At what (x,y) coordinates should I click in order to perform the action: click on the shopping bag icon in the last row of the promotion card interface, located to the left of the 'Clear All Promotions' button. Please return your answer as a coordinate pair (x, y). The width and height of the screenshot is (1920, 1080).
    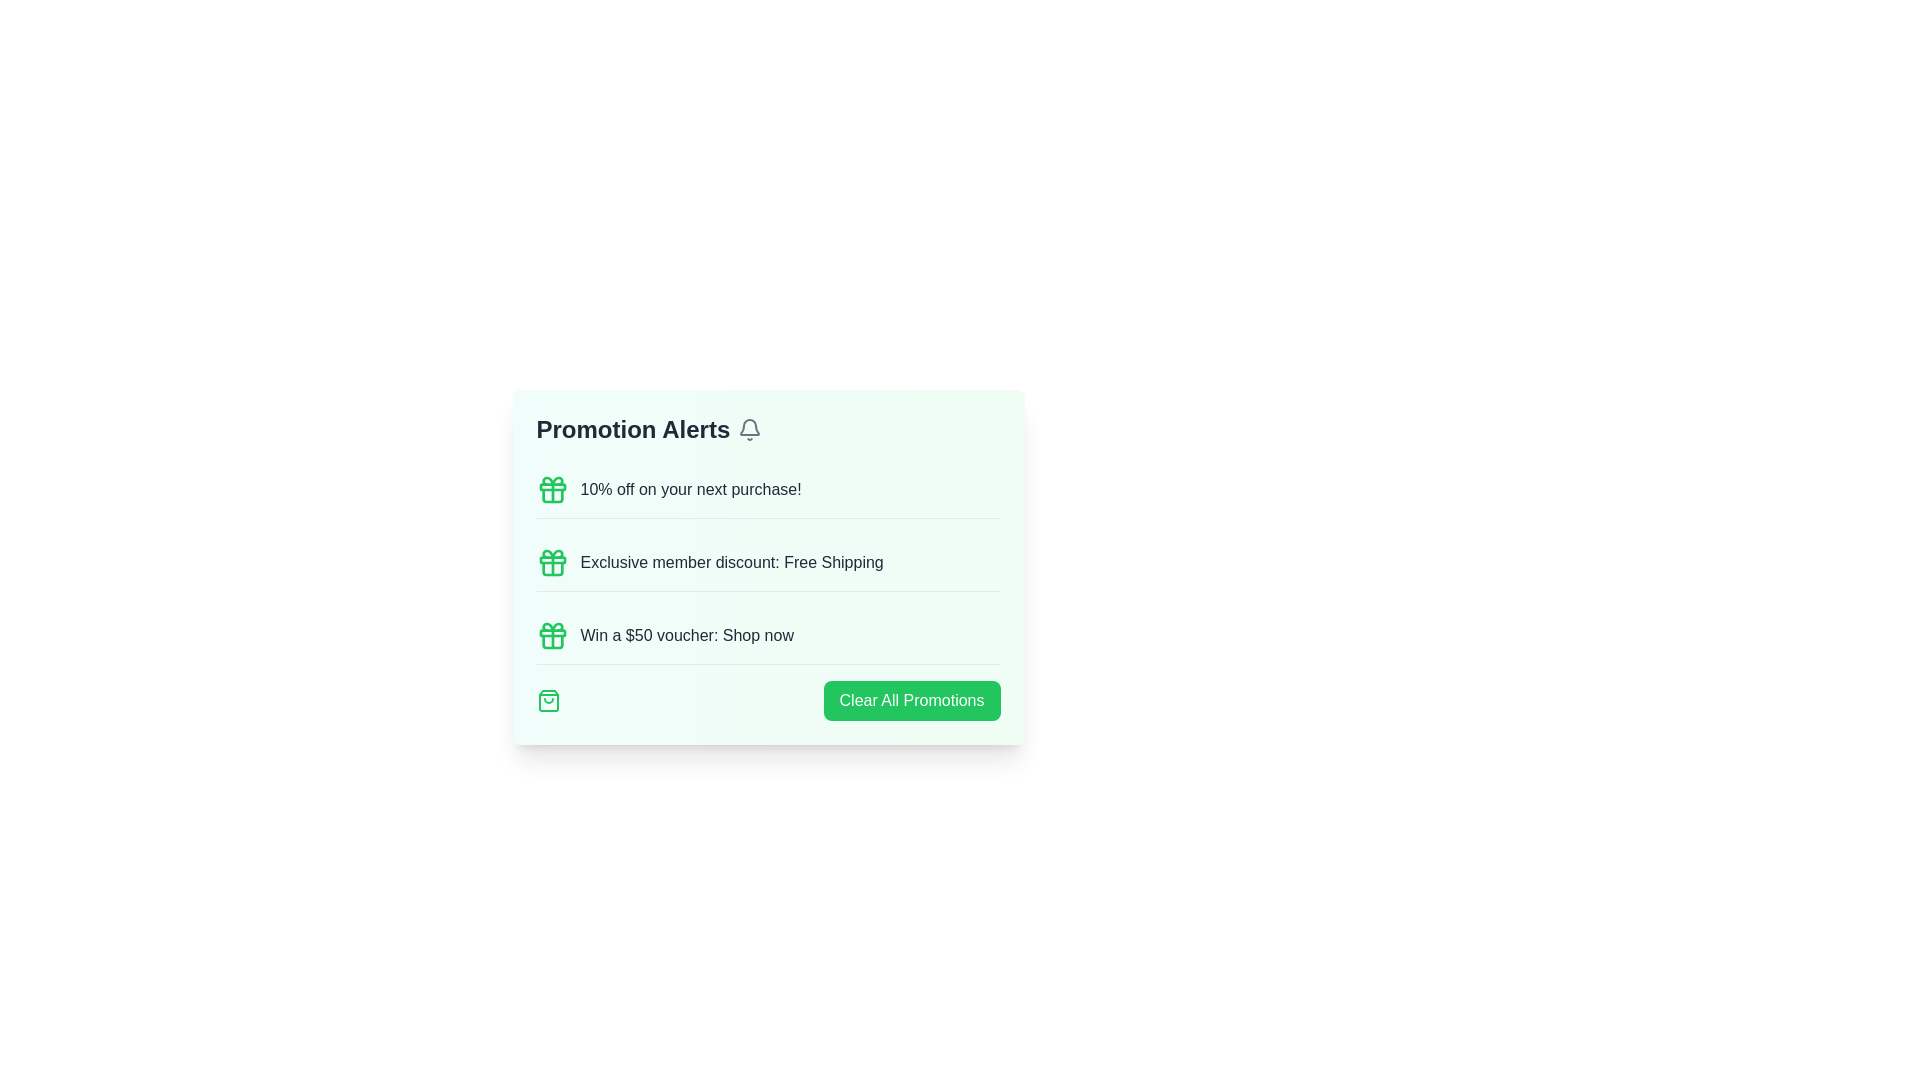
    Looking at the image, I should click on (548, 700).